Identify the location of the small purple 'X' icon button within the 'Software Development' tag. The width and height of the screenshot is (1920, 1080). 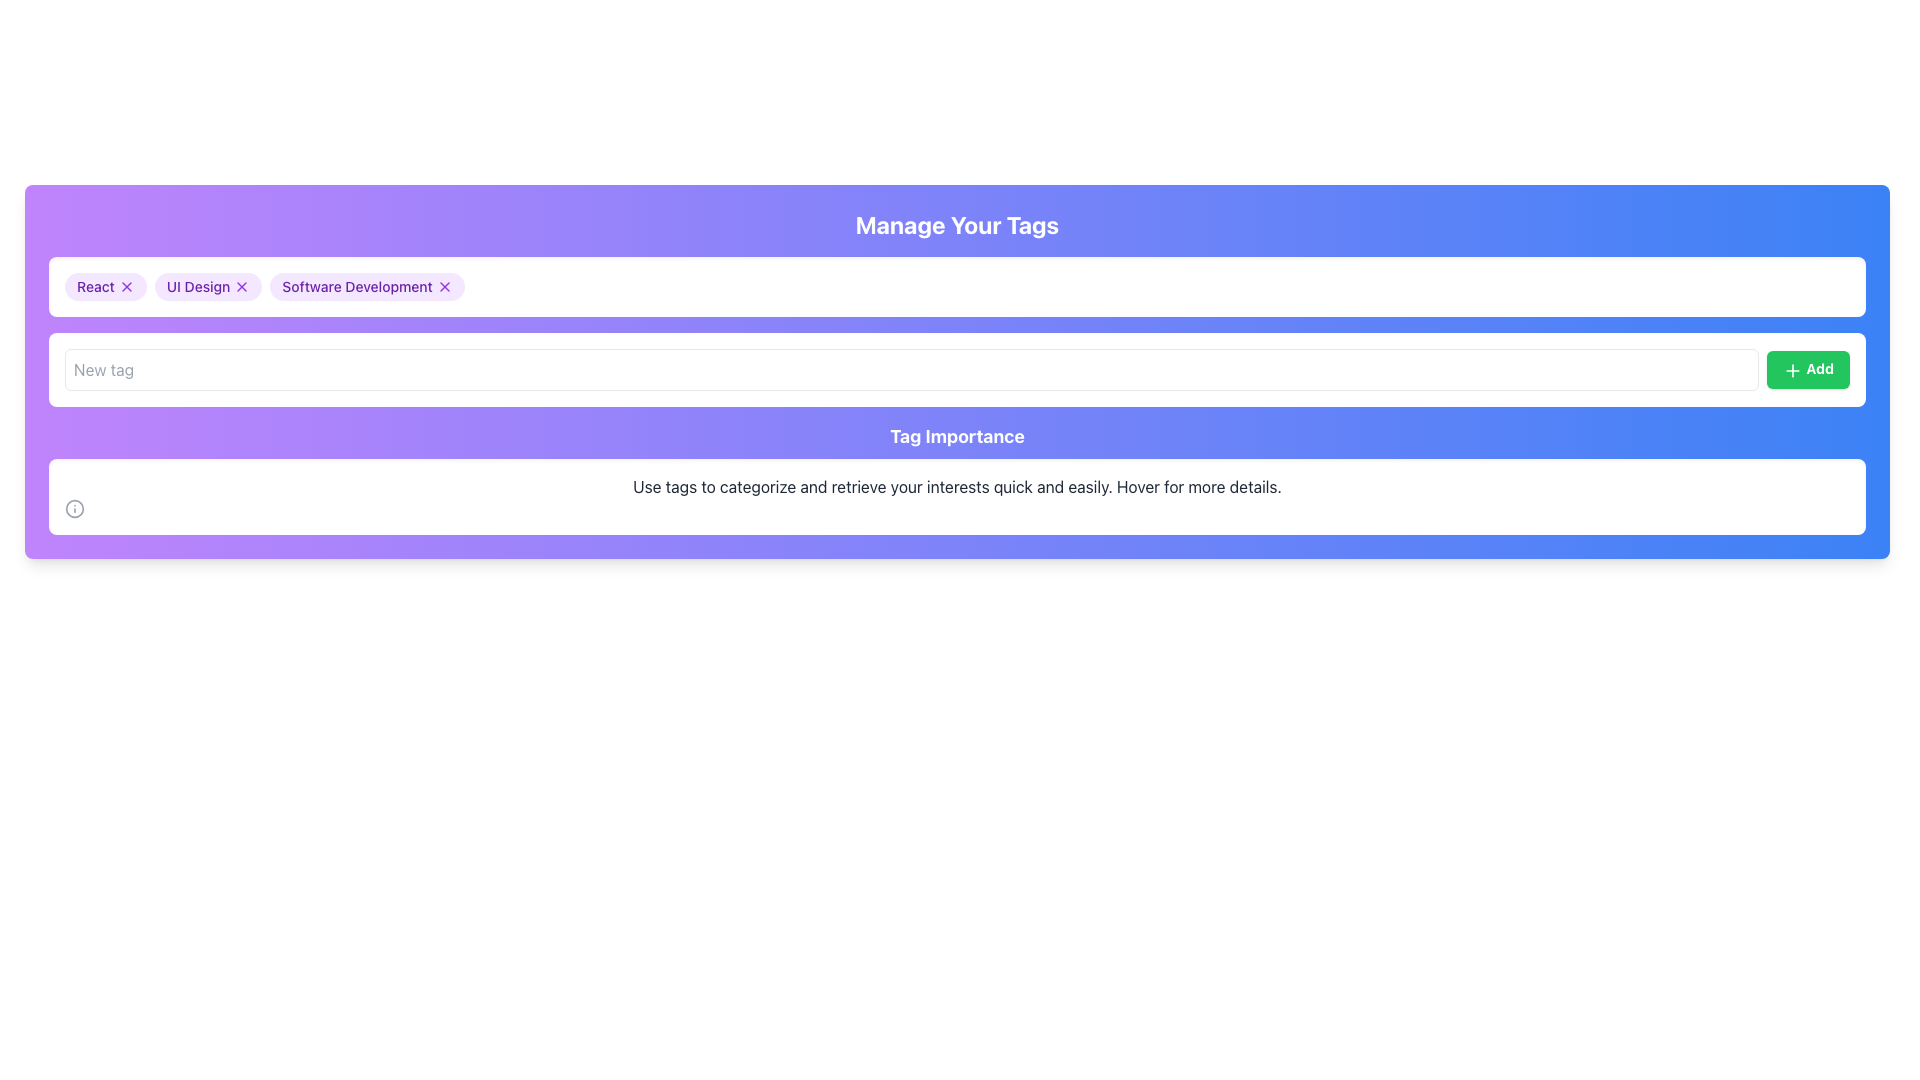
(443, 286).